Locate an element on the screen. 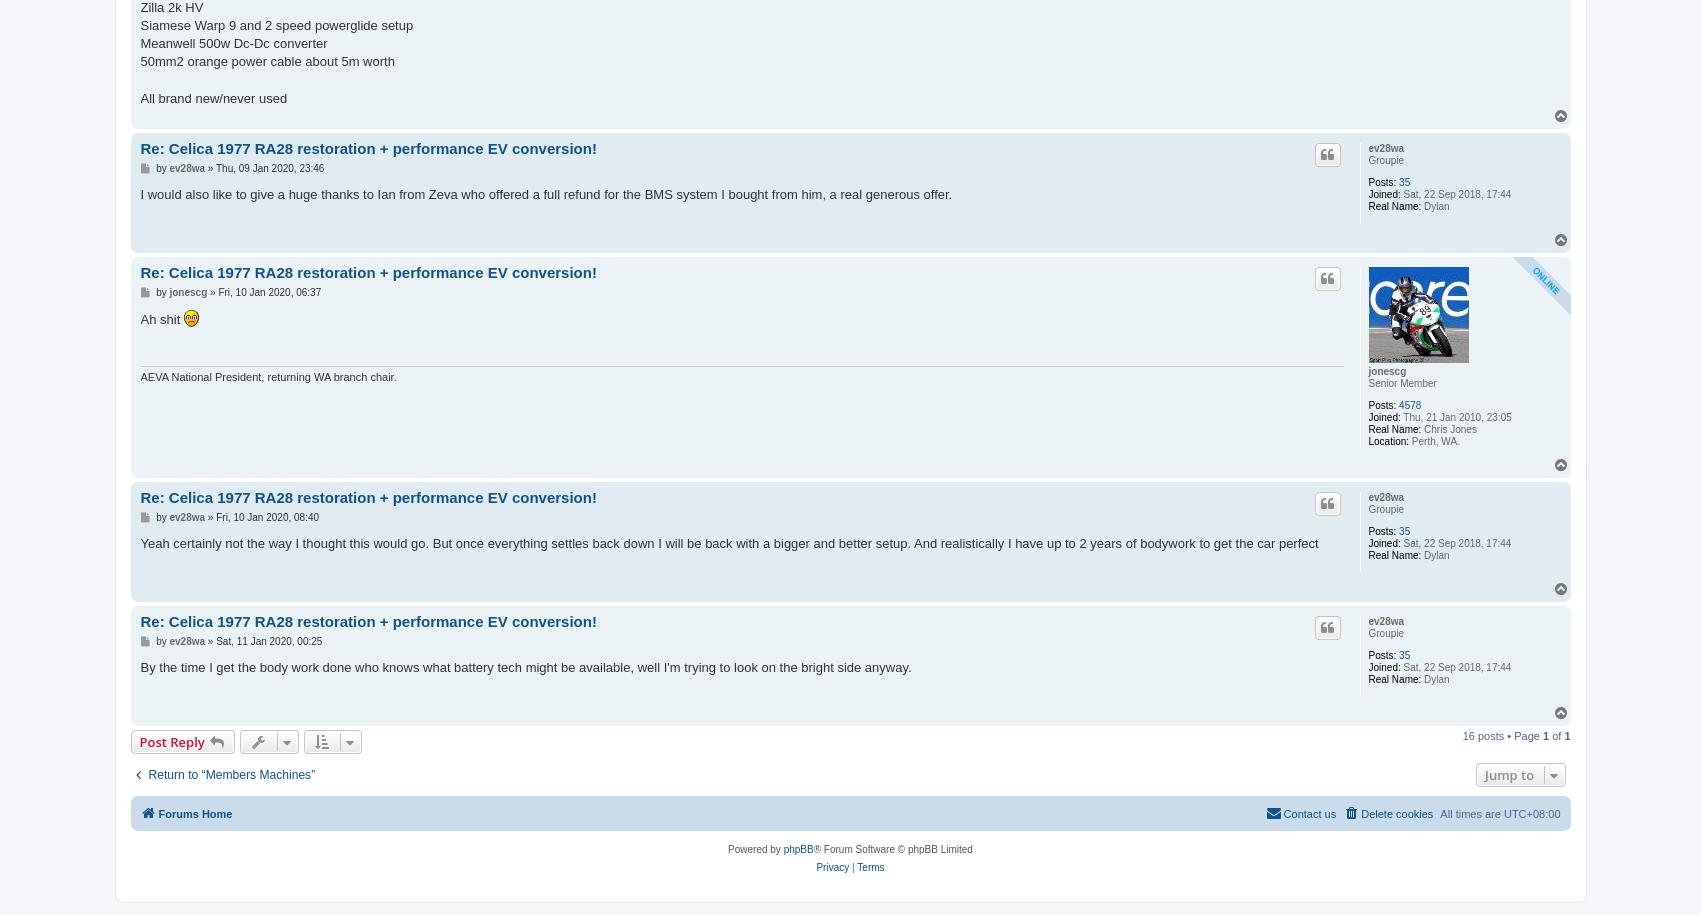 This screenshot has width=1701, height=915. '4578' is located at coordinates (1408, 403).